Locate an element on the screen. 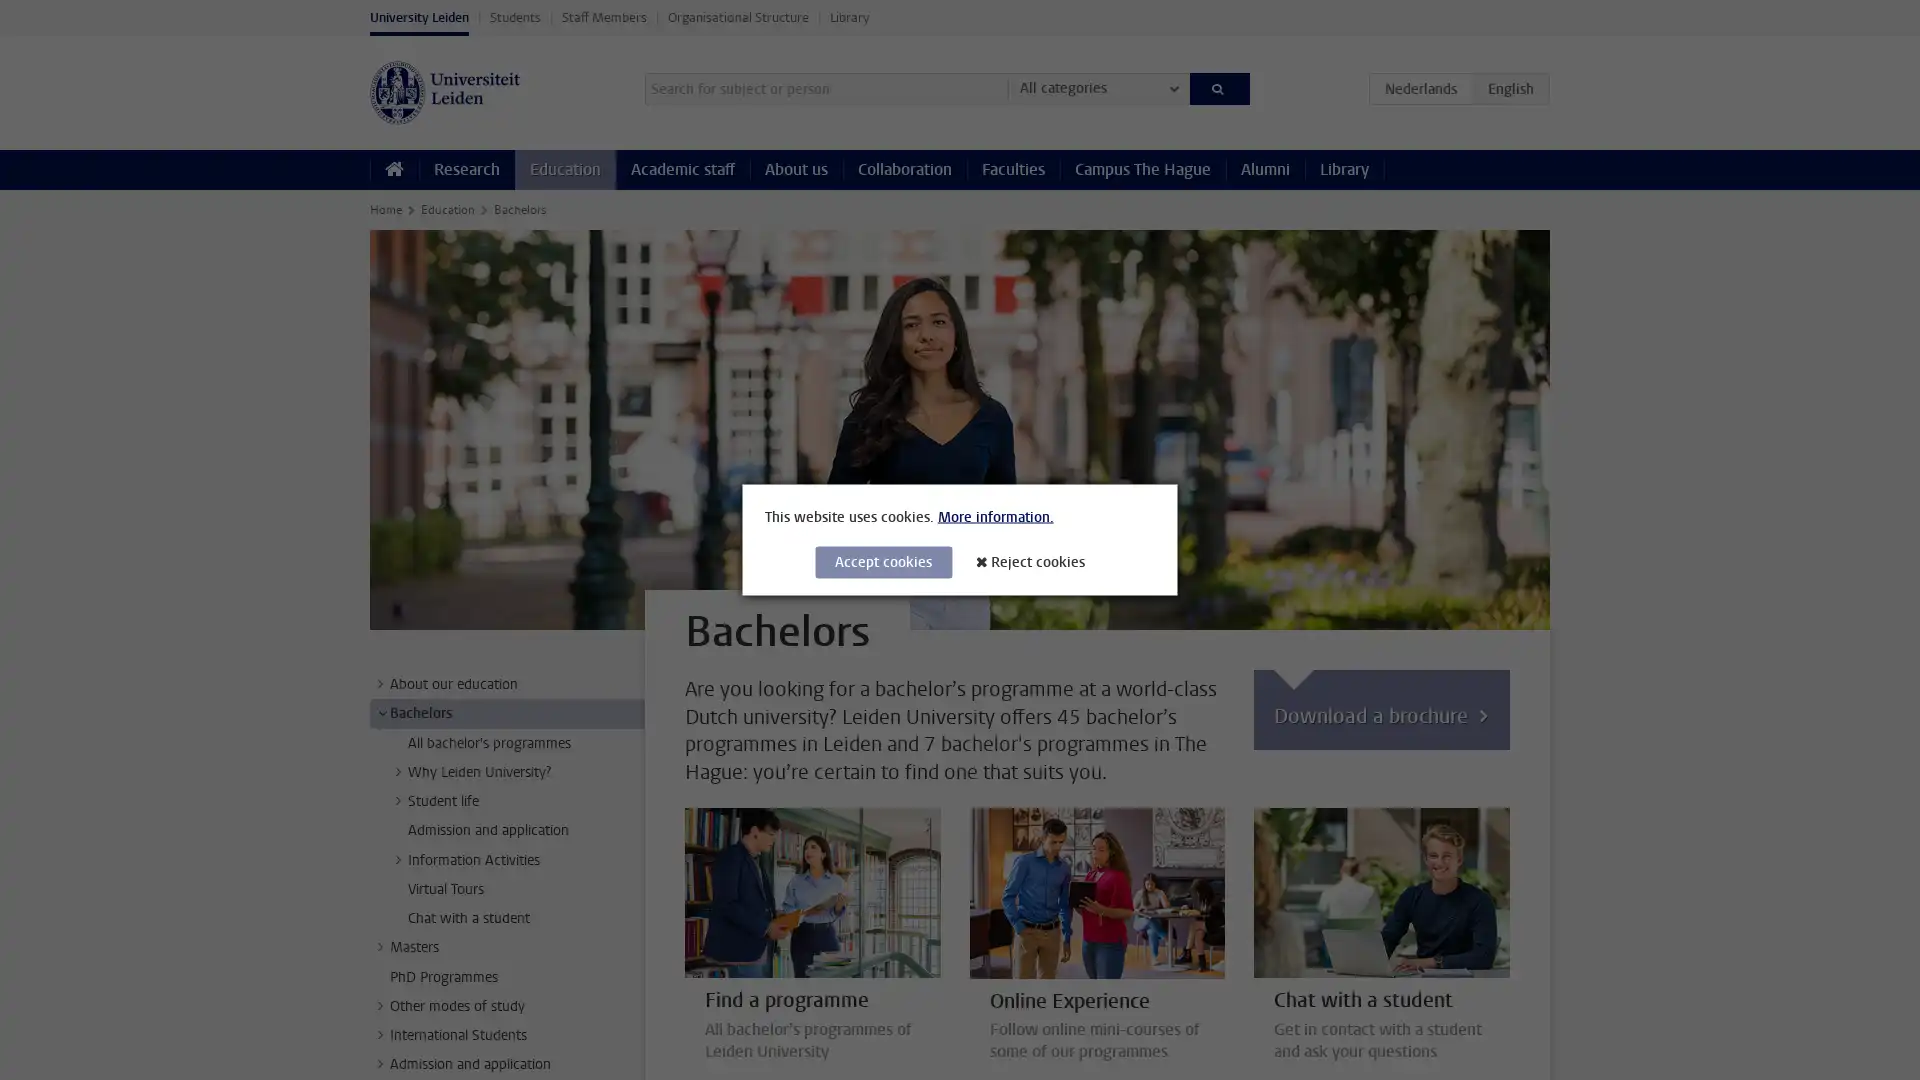  > is located at coordinates (380, 1034).